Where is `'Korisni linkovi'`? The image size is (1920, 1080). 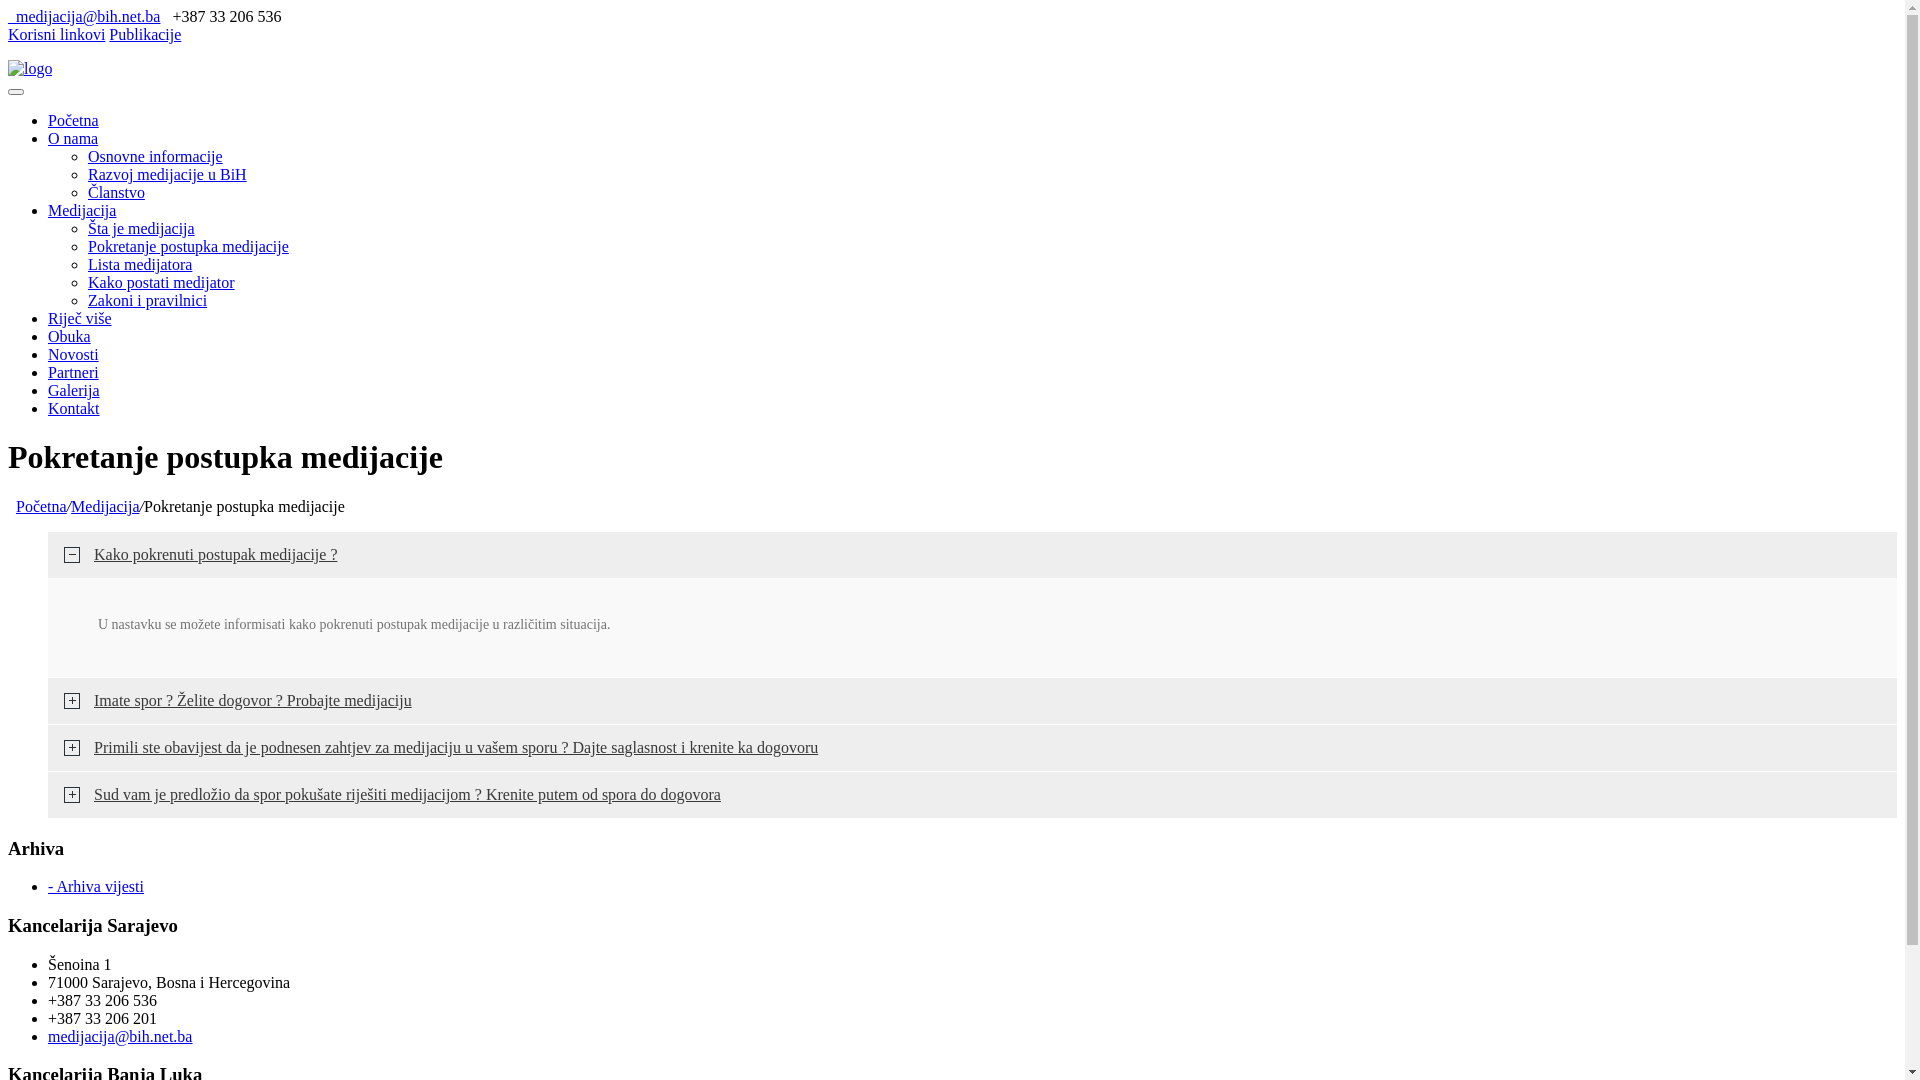 'Korisni linkovi' is located at coordinates (56, 34).